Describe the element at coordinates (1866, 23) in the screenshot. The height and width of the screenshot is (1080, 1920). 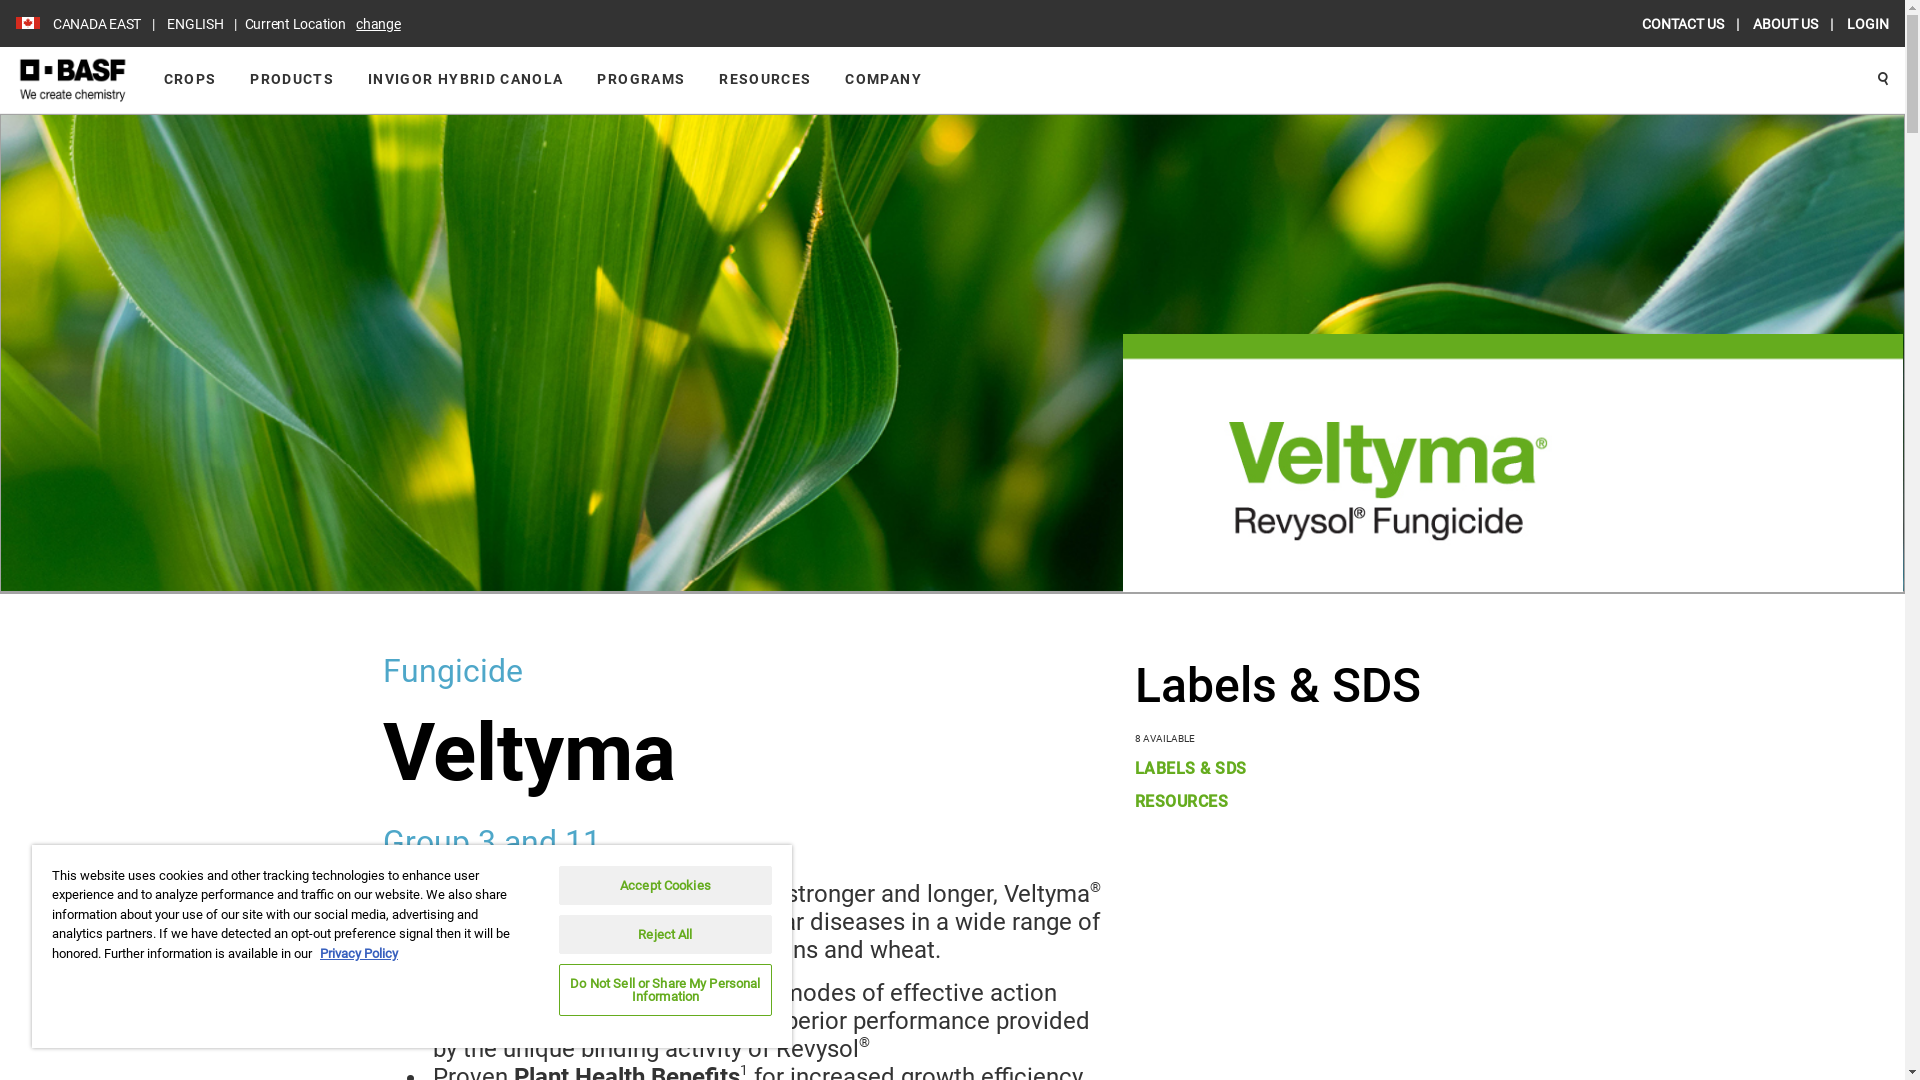
I see `'LOGIN'` at that location.